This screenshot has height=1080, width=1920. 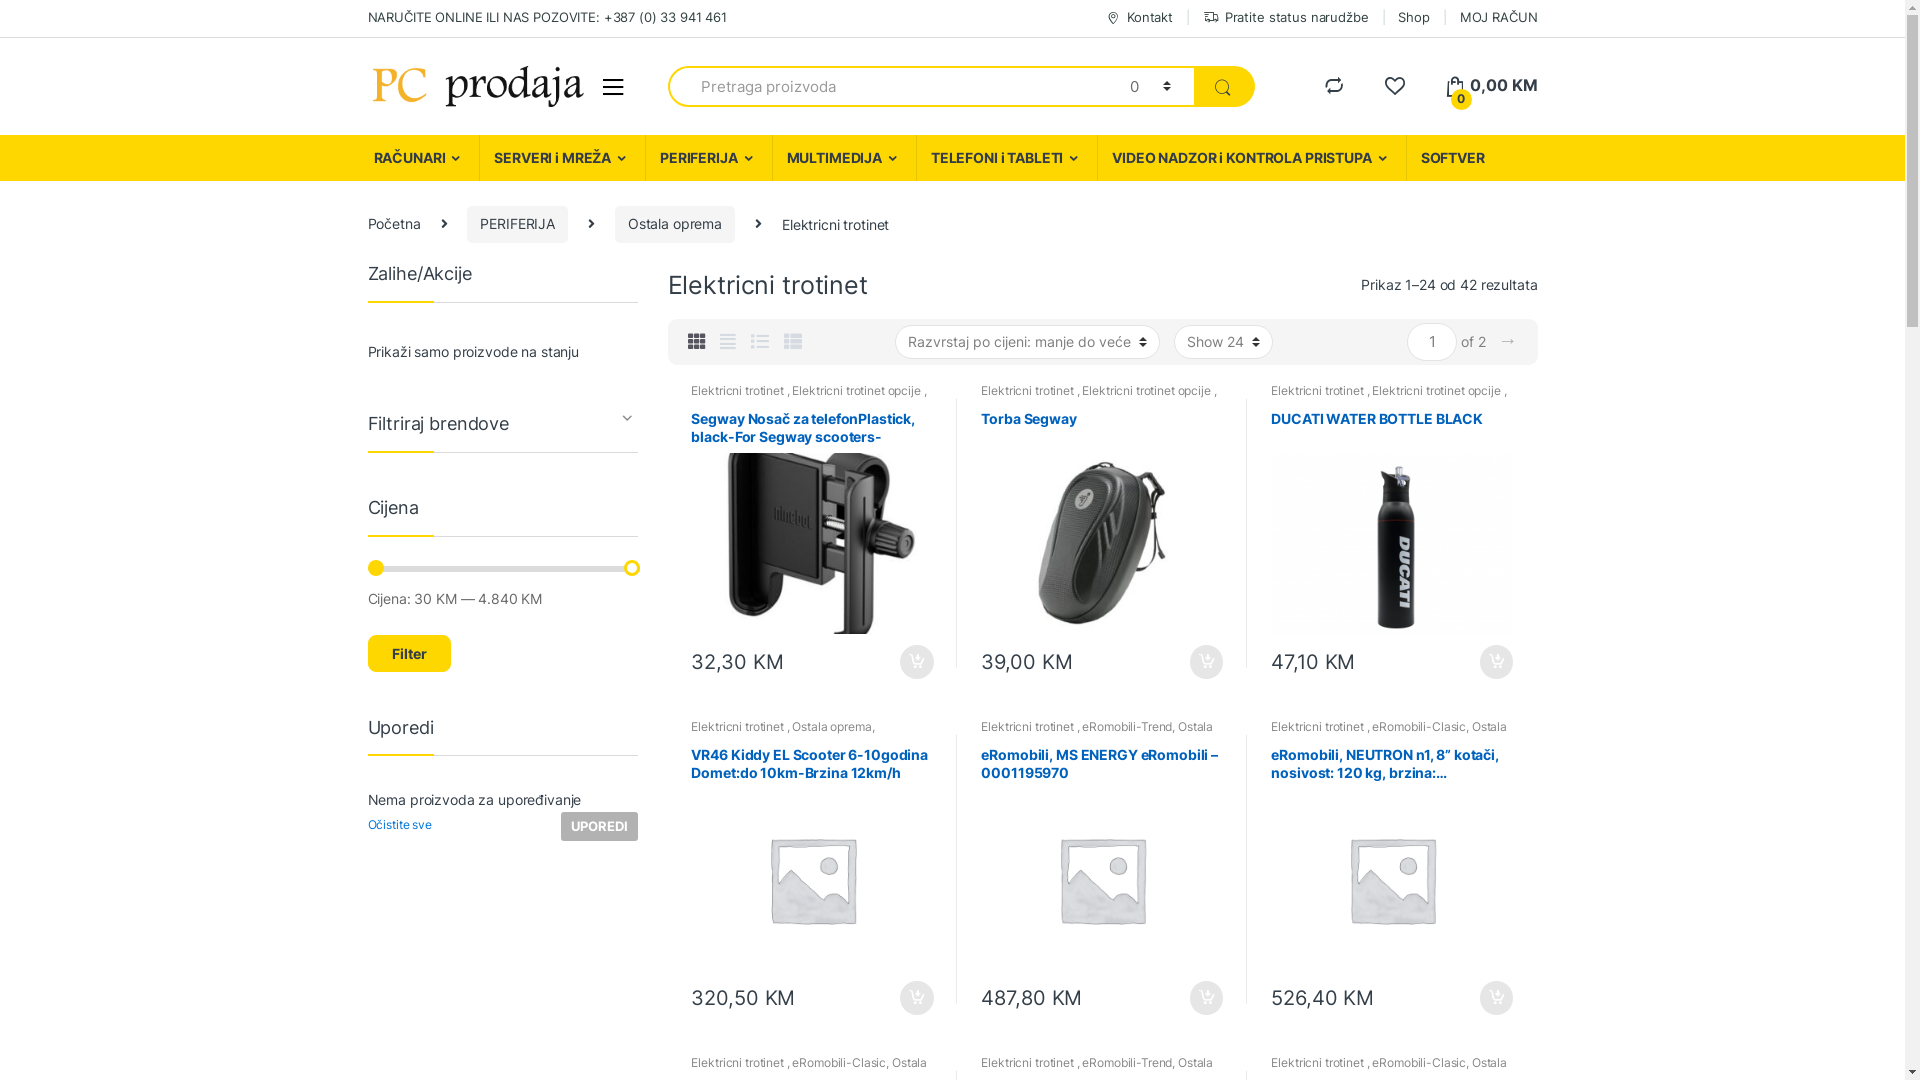 What do you see at coordinates (675, 224) in the screenshot?
I see `'Ostala oprema'` at bounding box center [675, 224].